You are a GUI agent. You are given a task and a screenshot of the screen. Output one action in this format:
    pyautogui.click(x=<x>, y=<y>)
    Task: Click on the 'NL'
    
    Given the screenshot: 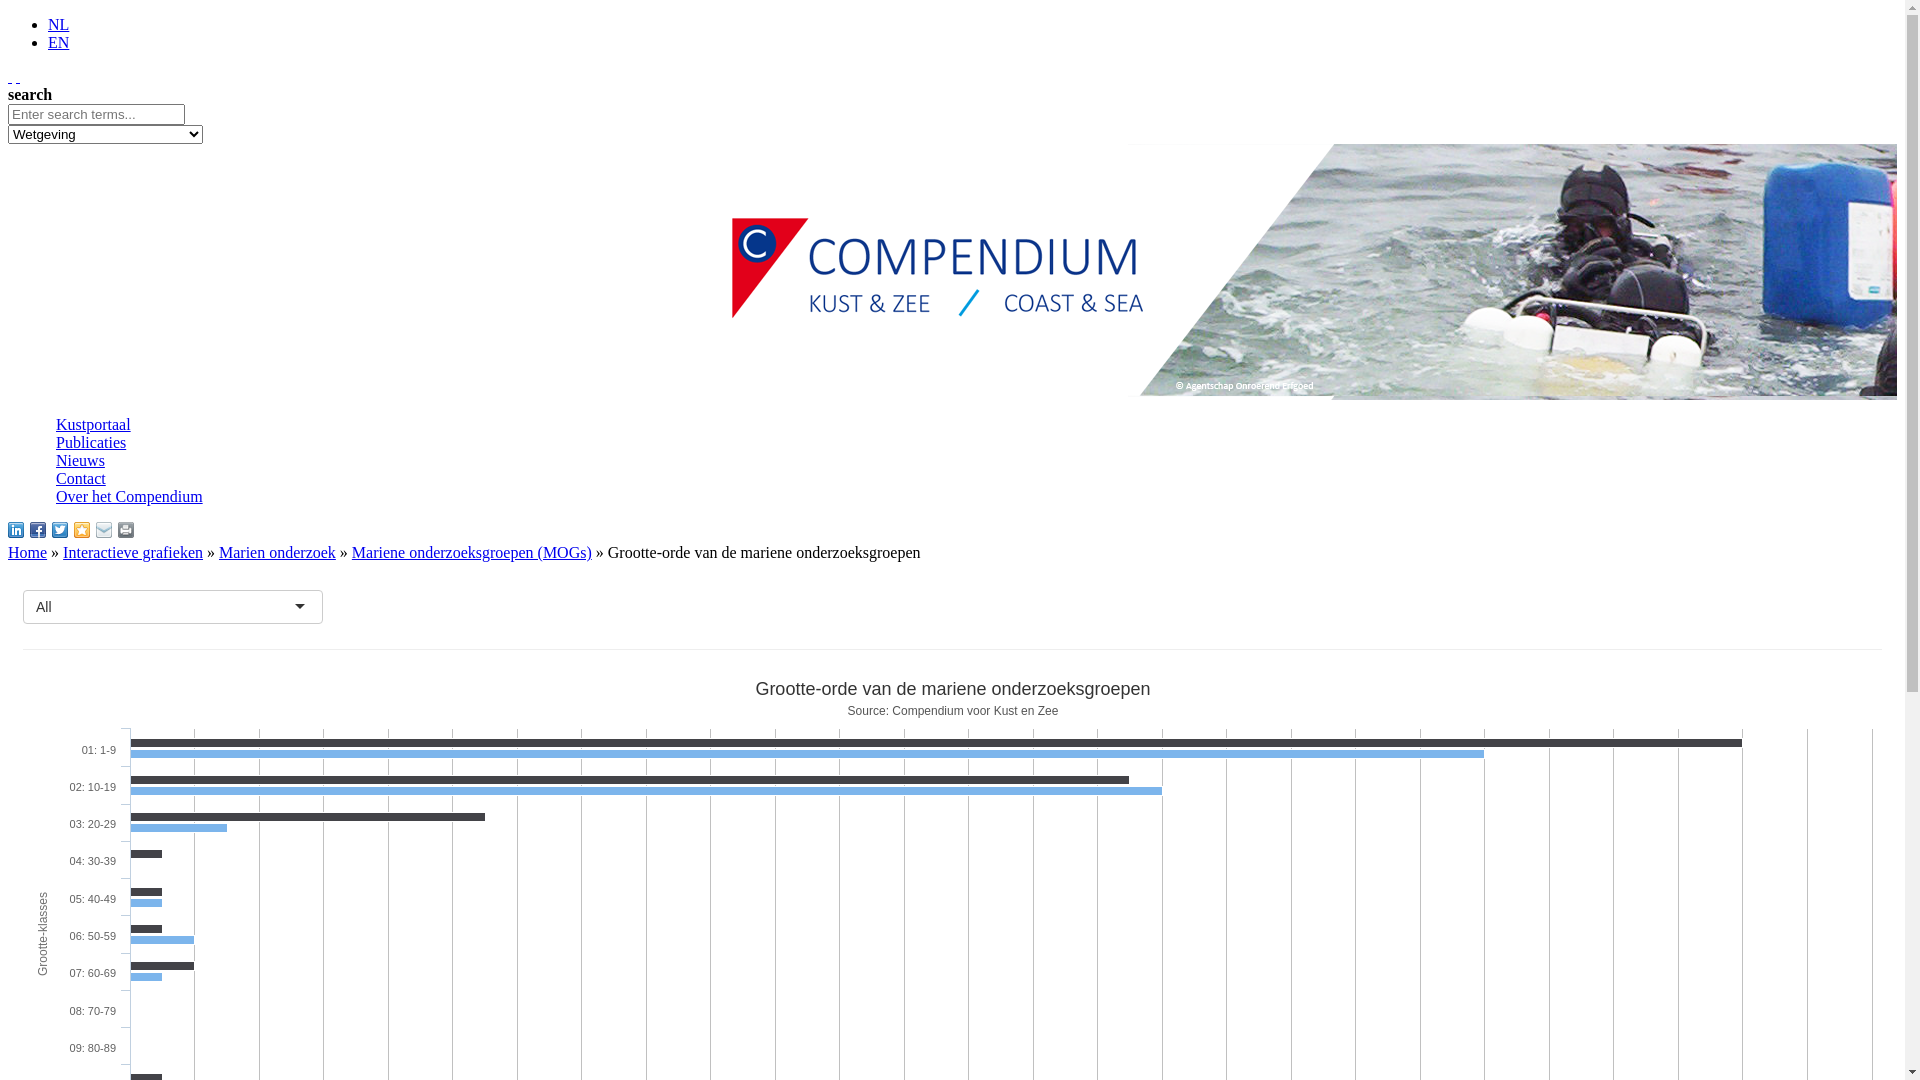 What is the action you would take?
    pyautogui.click(x=58, y=24)
    